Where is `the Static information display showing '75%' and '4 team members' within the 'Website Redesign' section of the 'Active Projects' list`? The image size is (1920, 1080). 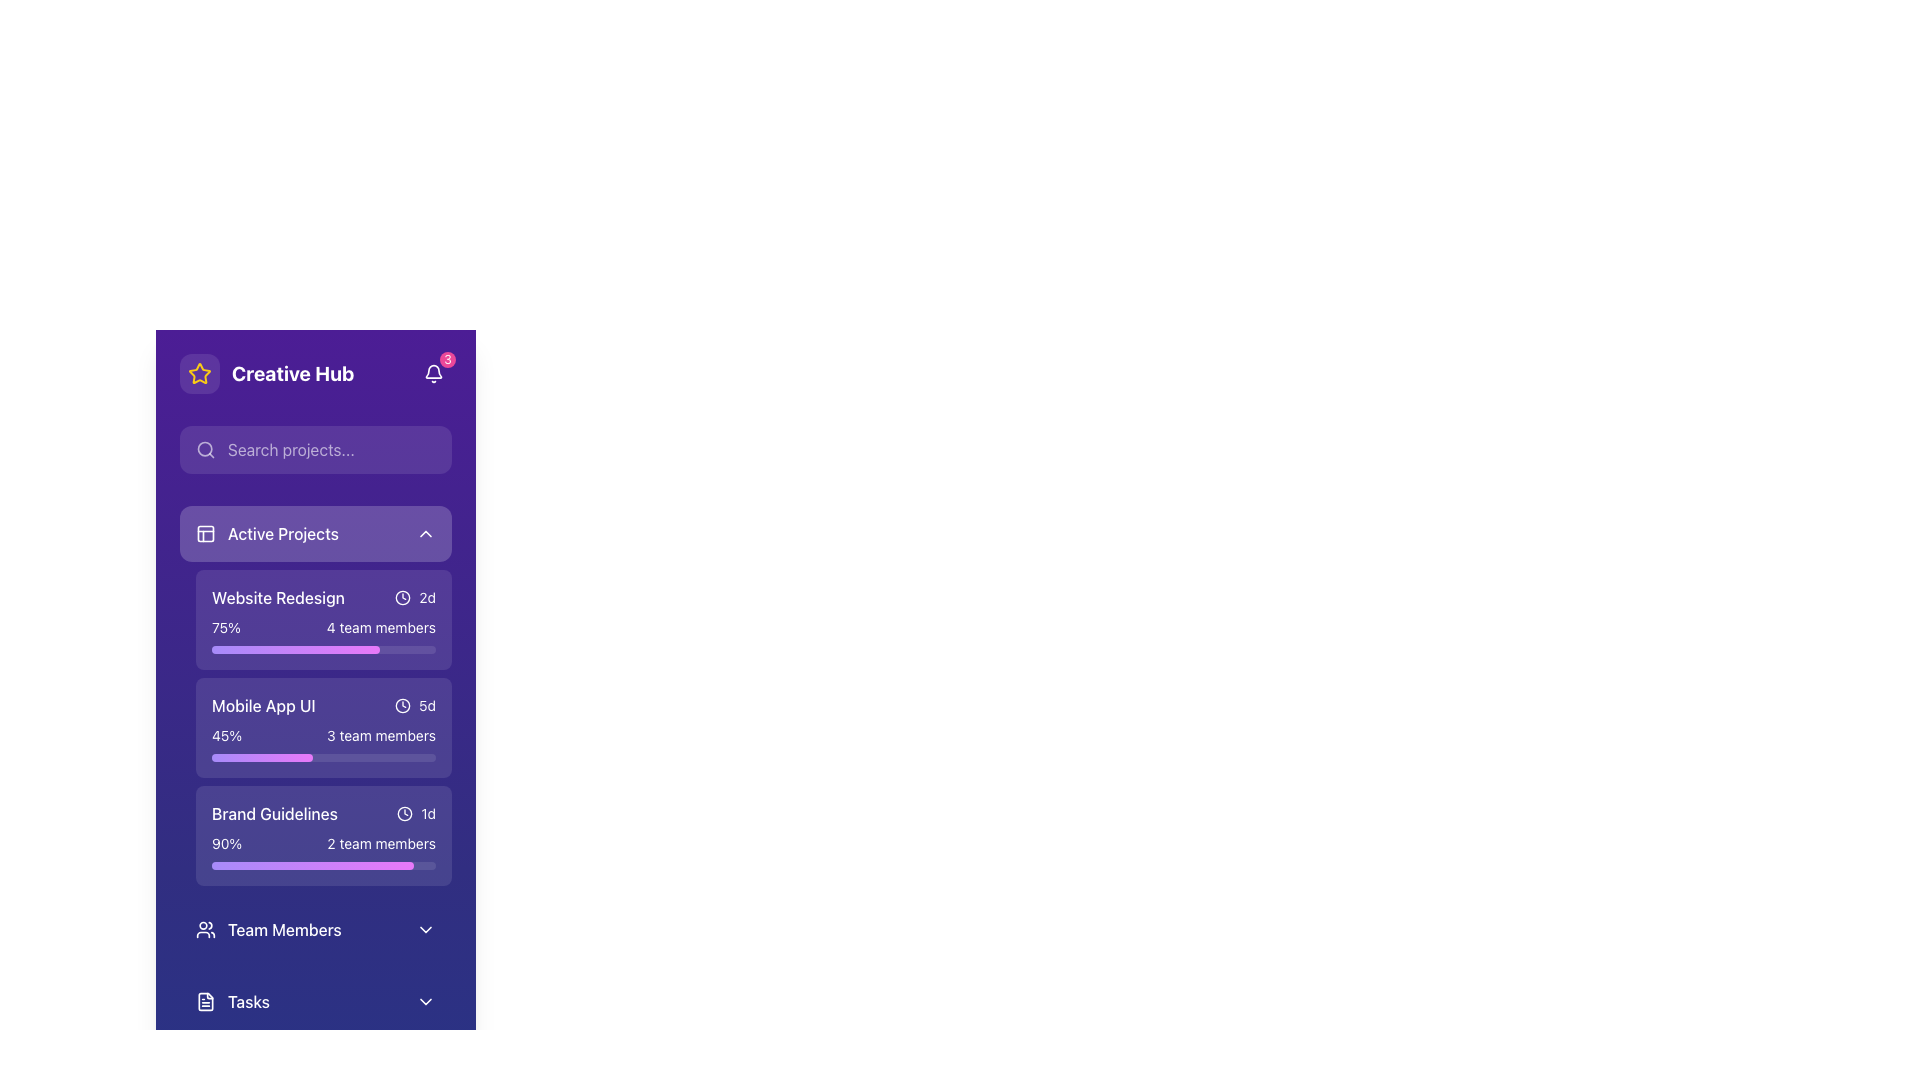
the Static information display showing '75%' and '4 team members' within the 'Website Redesign' section of the 'Active Projects' list is located at coordinates (324, 627).